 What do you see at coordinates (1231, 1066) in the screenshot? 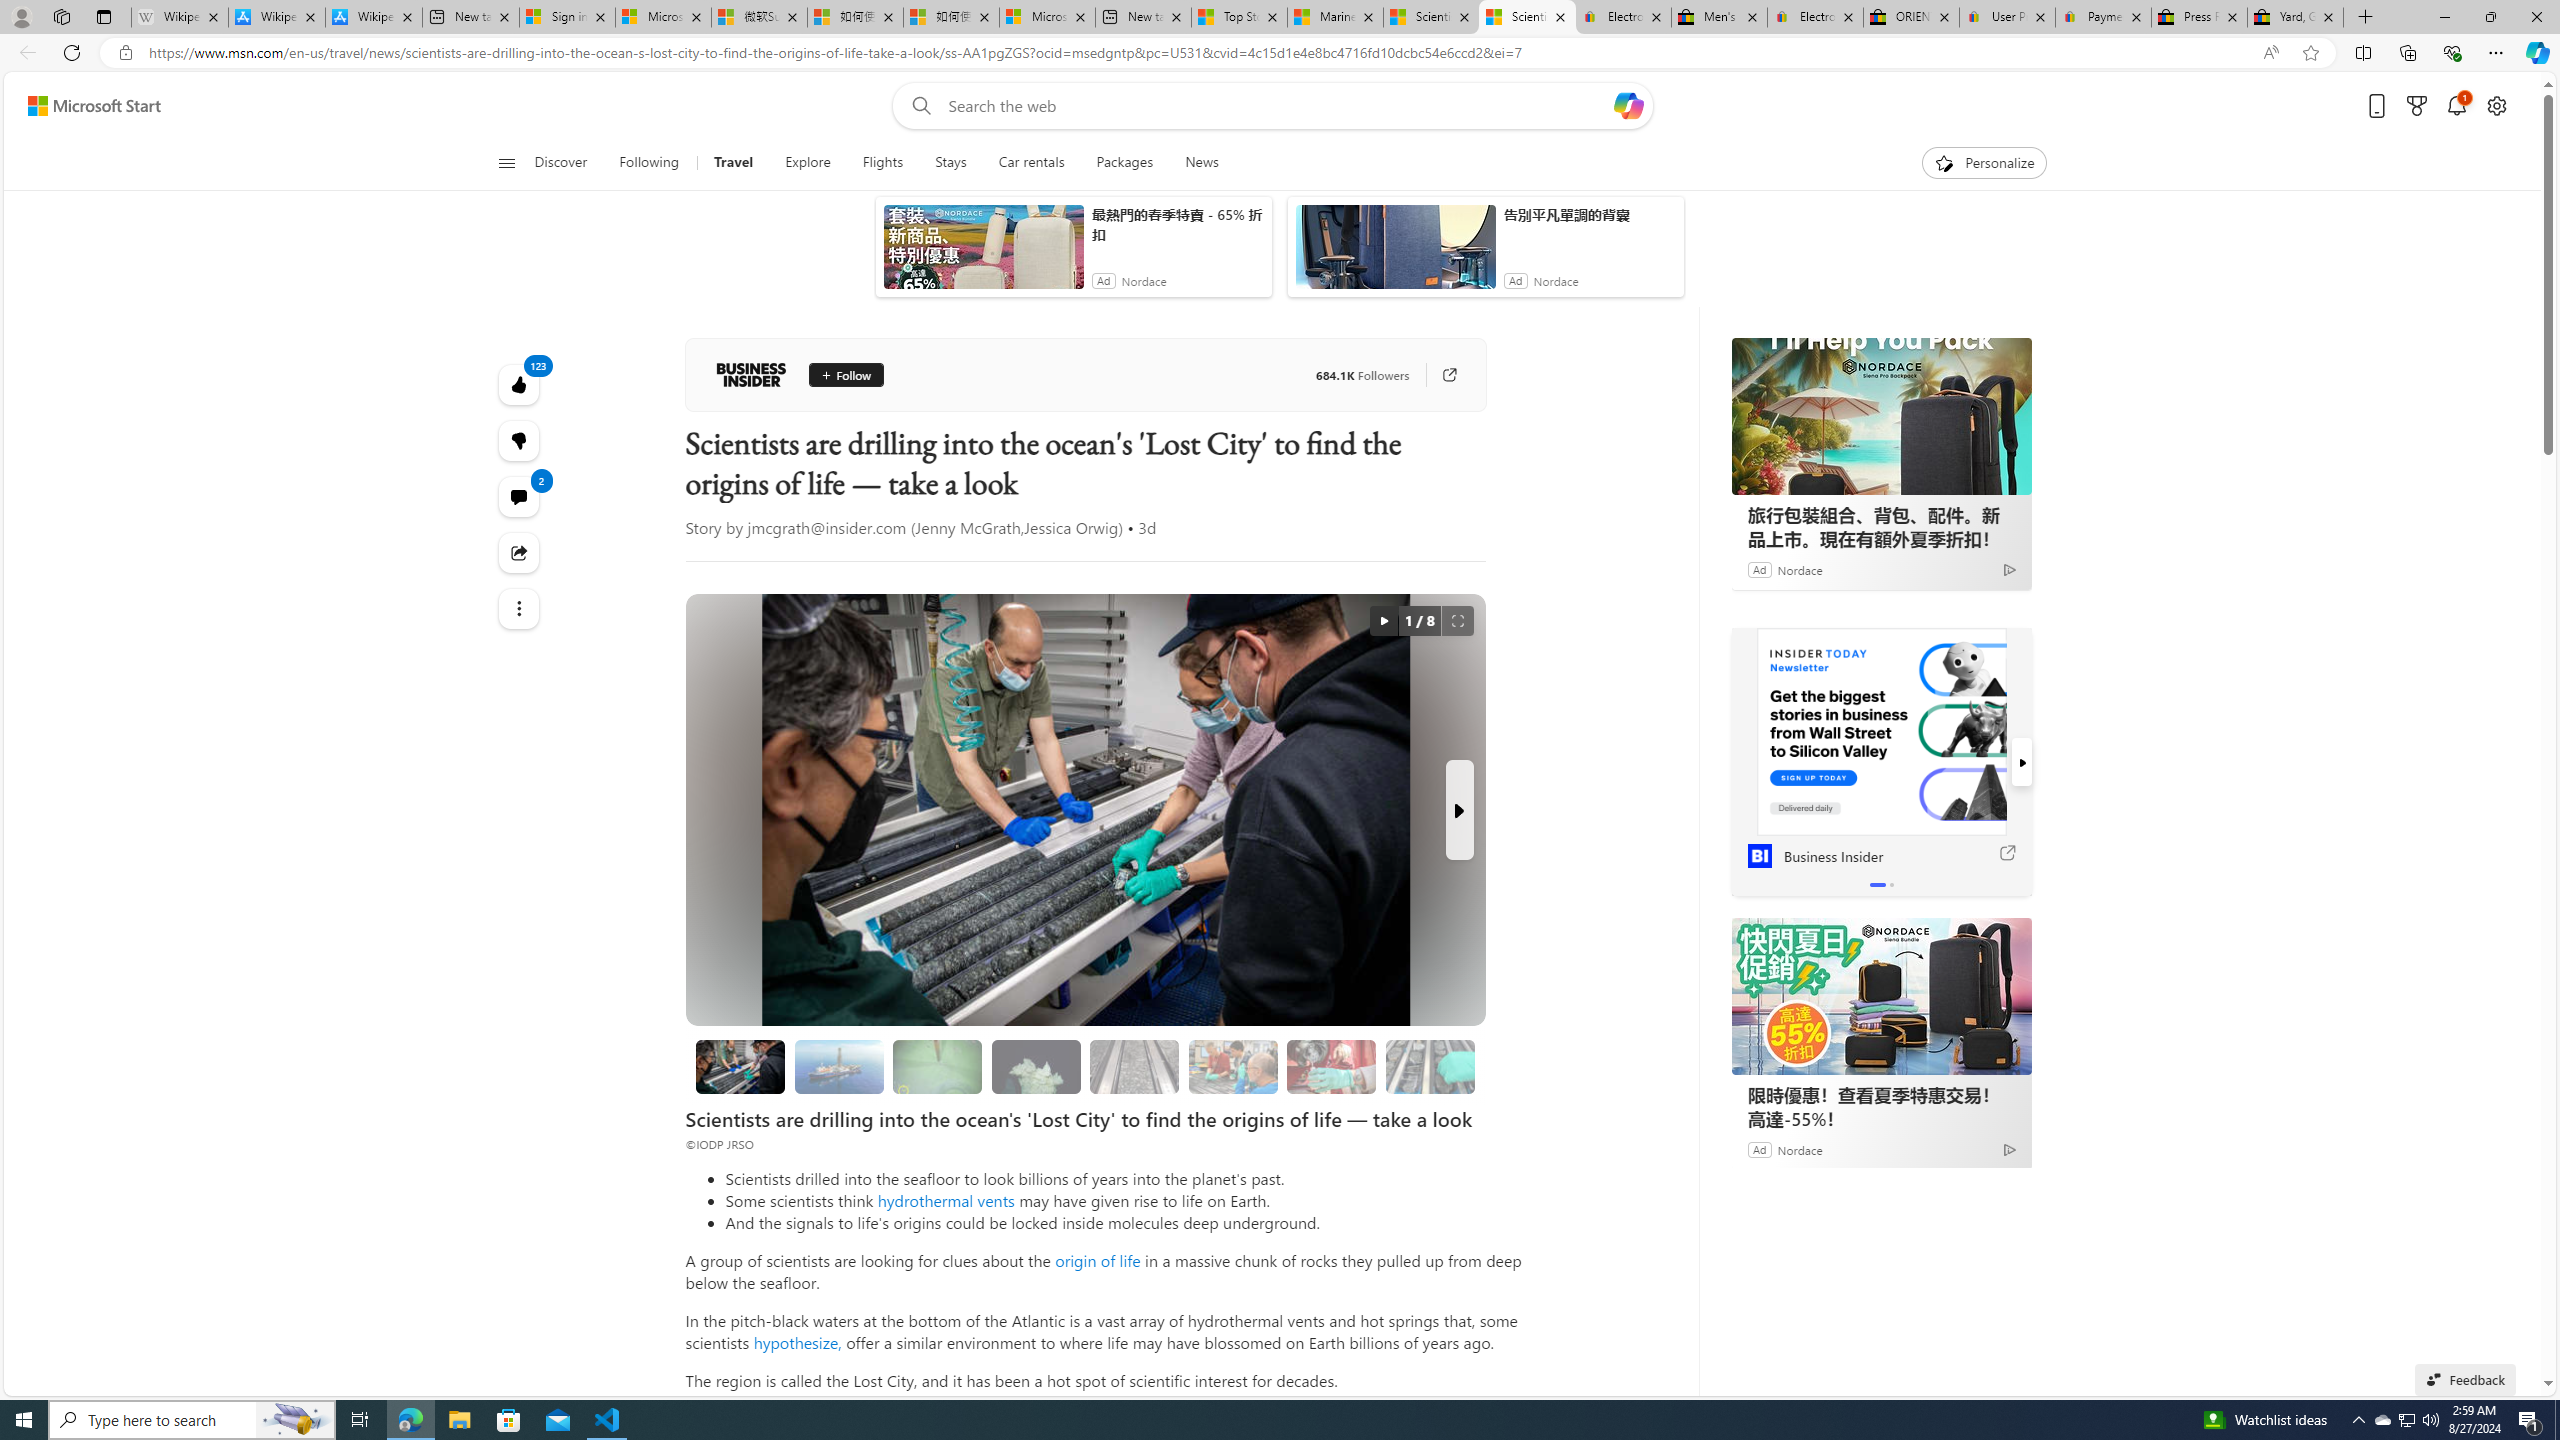
I see `'Looking for evidence of oxygen-free life'` at bounding box center [1231, 1066].